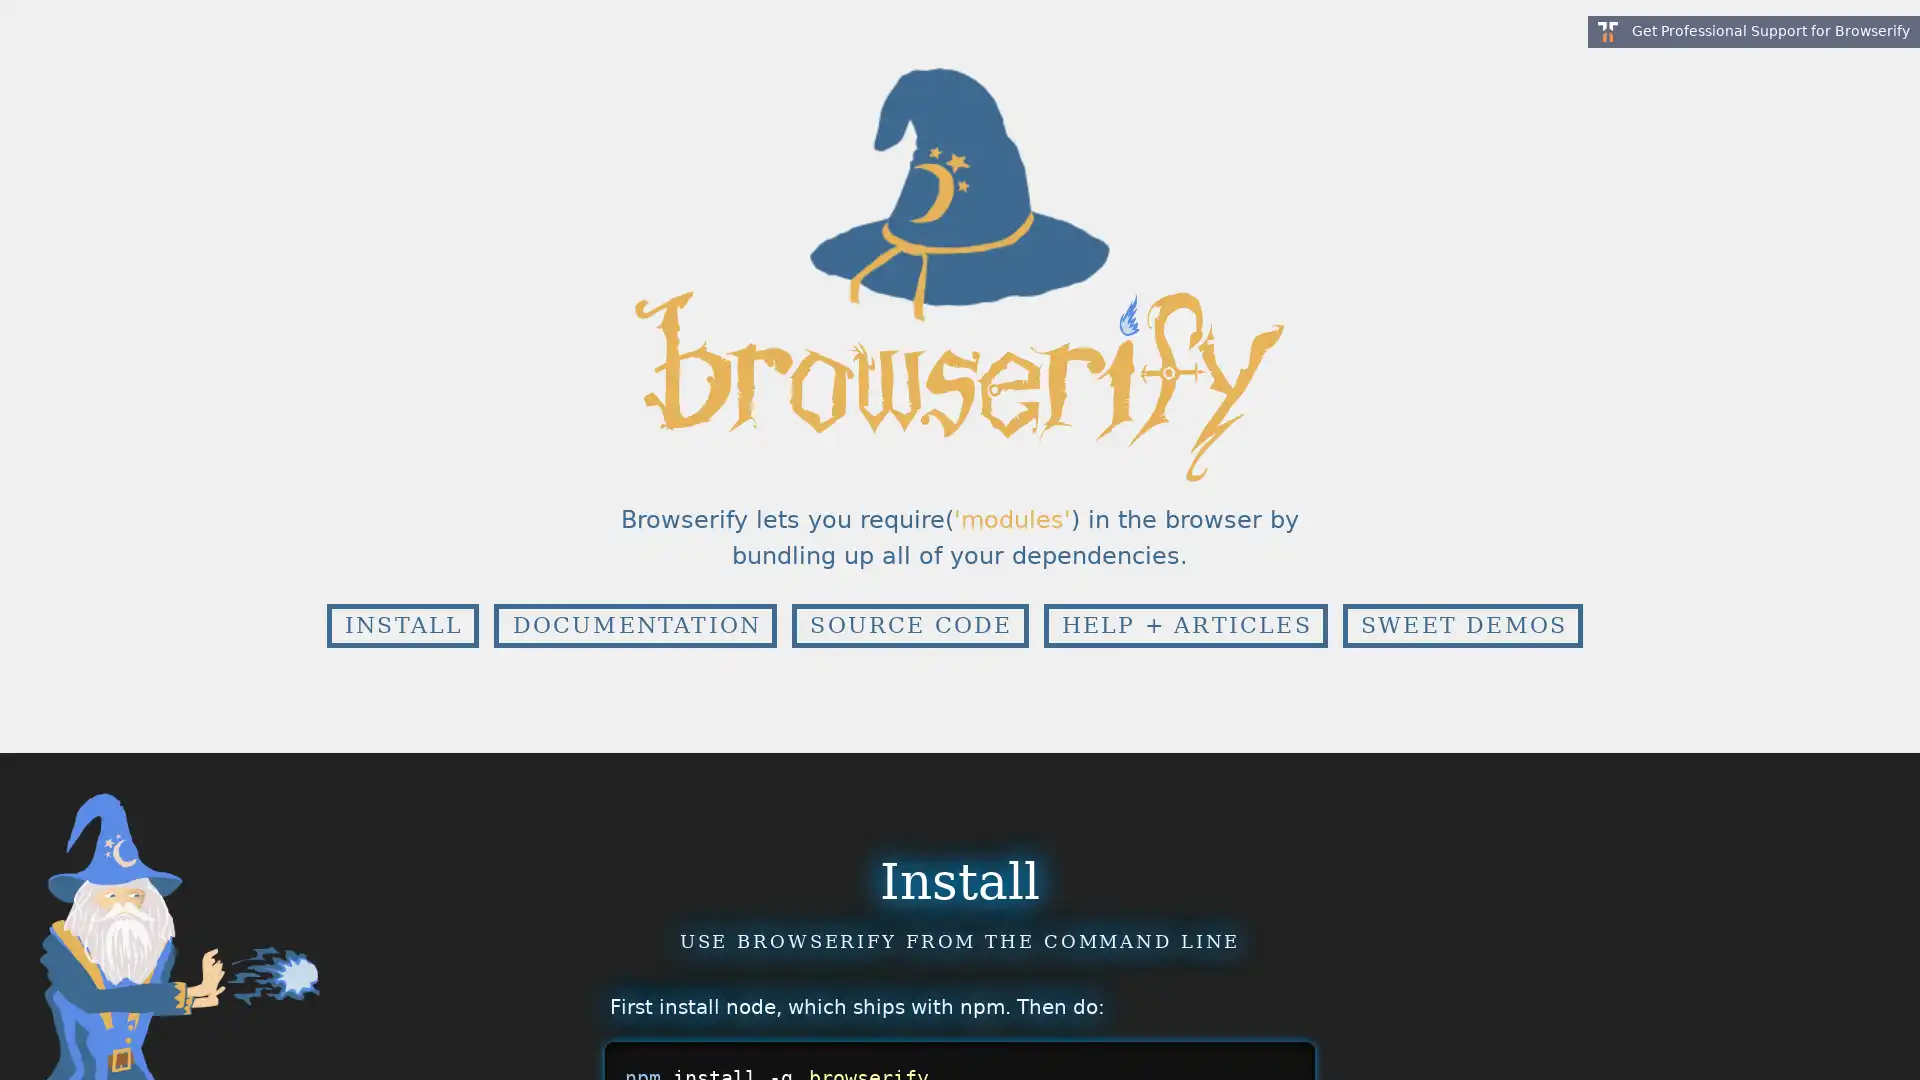 The height and width of the screenshot is (1080, 1920). Describe the element at coordinates (634, 624) in the screenshot. I see `DOCUMENTATION` at that location.